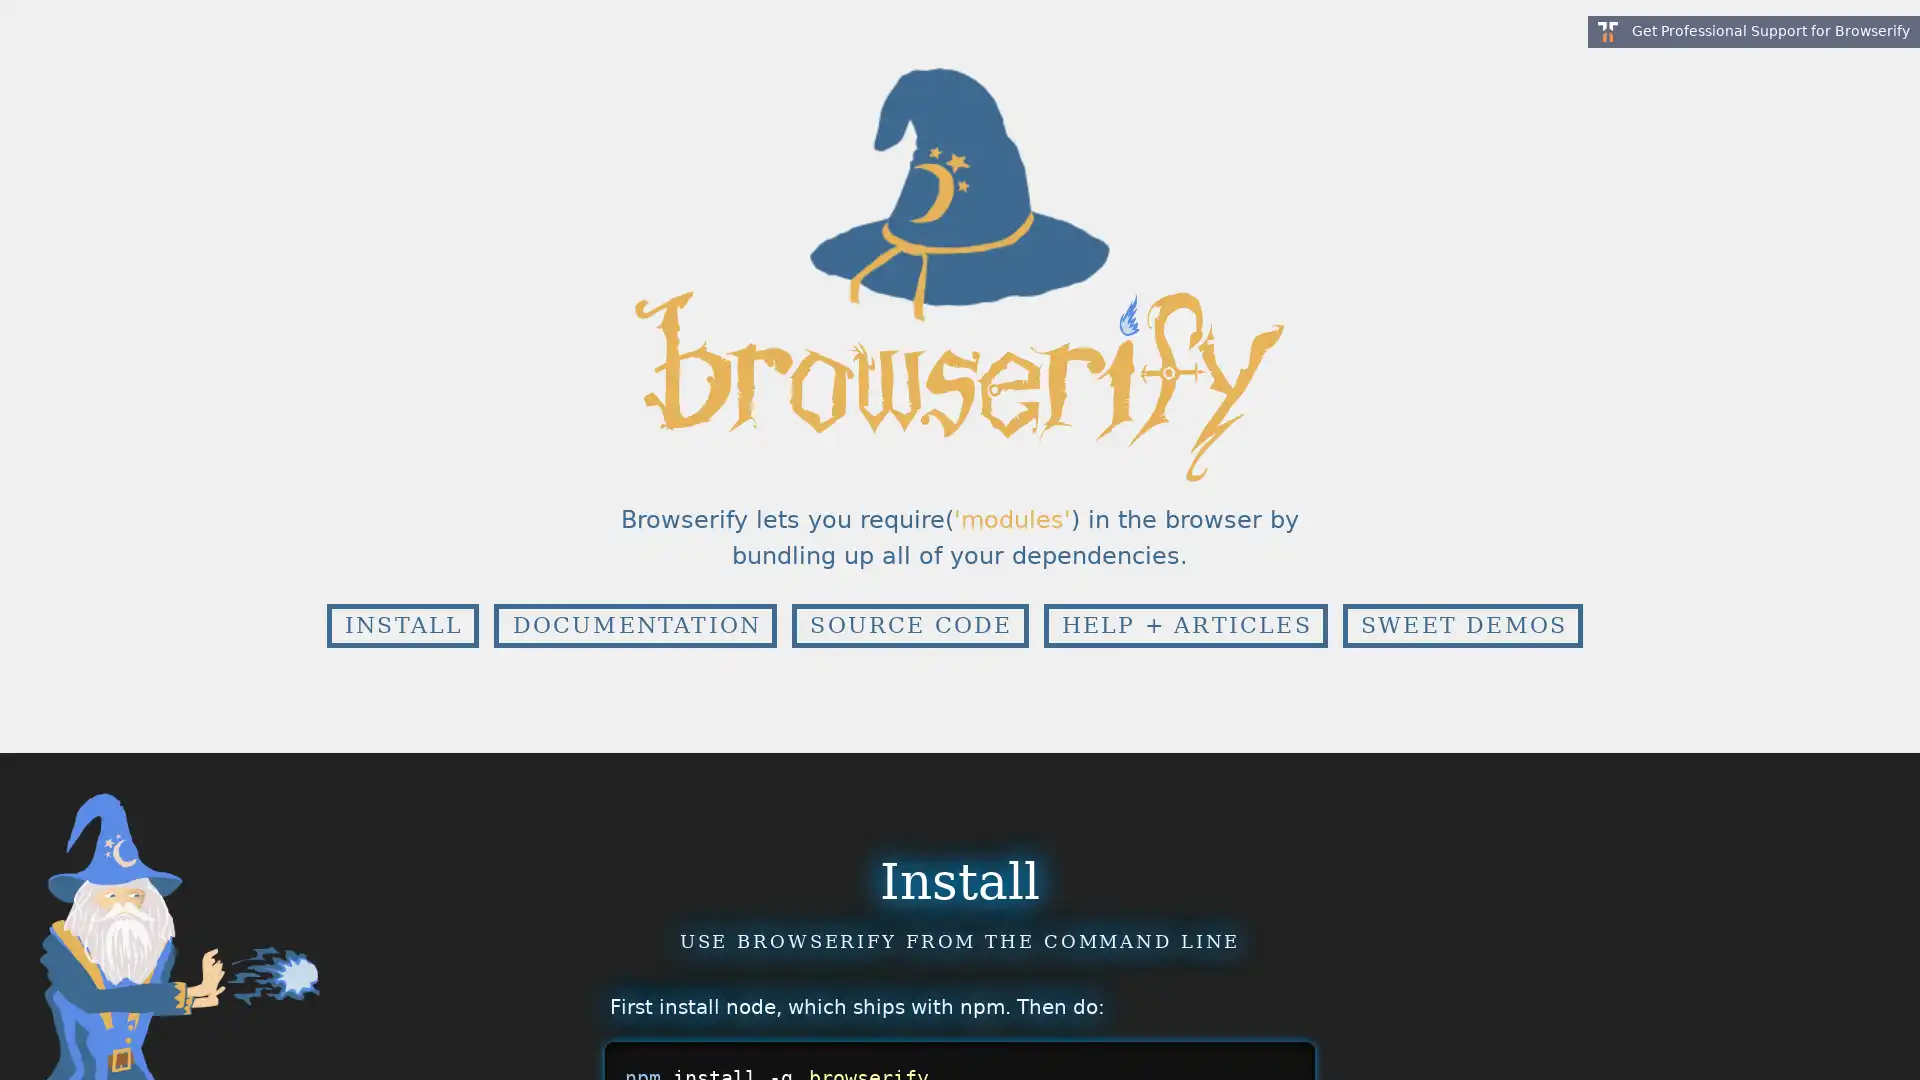 The height and width of the screenshot is (1080, 1920). Describe the element at coordinates (634, 624) in the screenshot. I see `DOCUMENTATION` at that location.